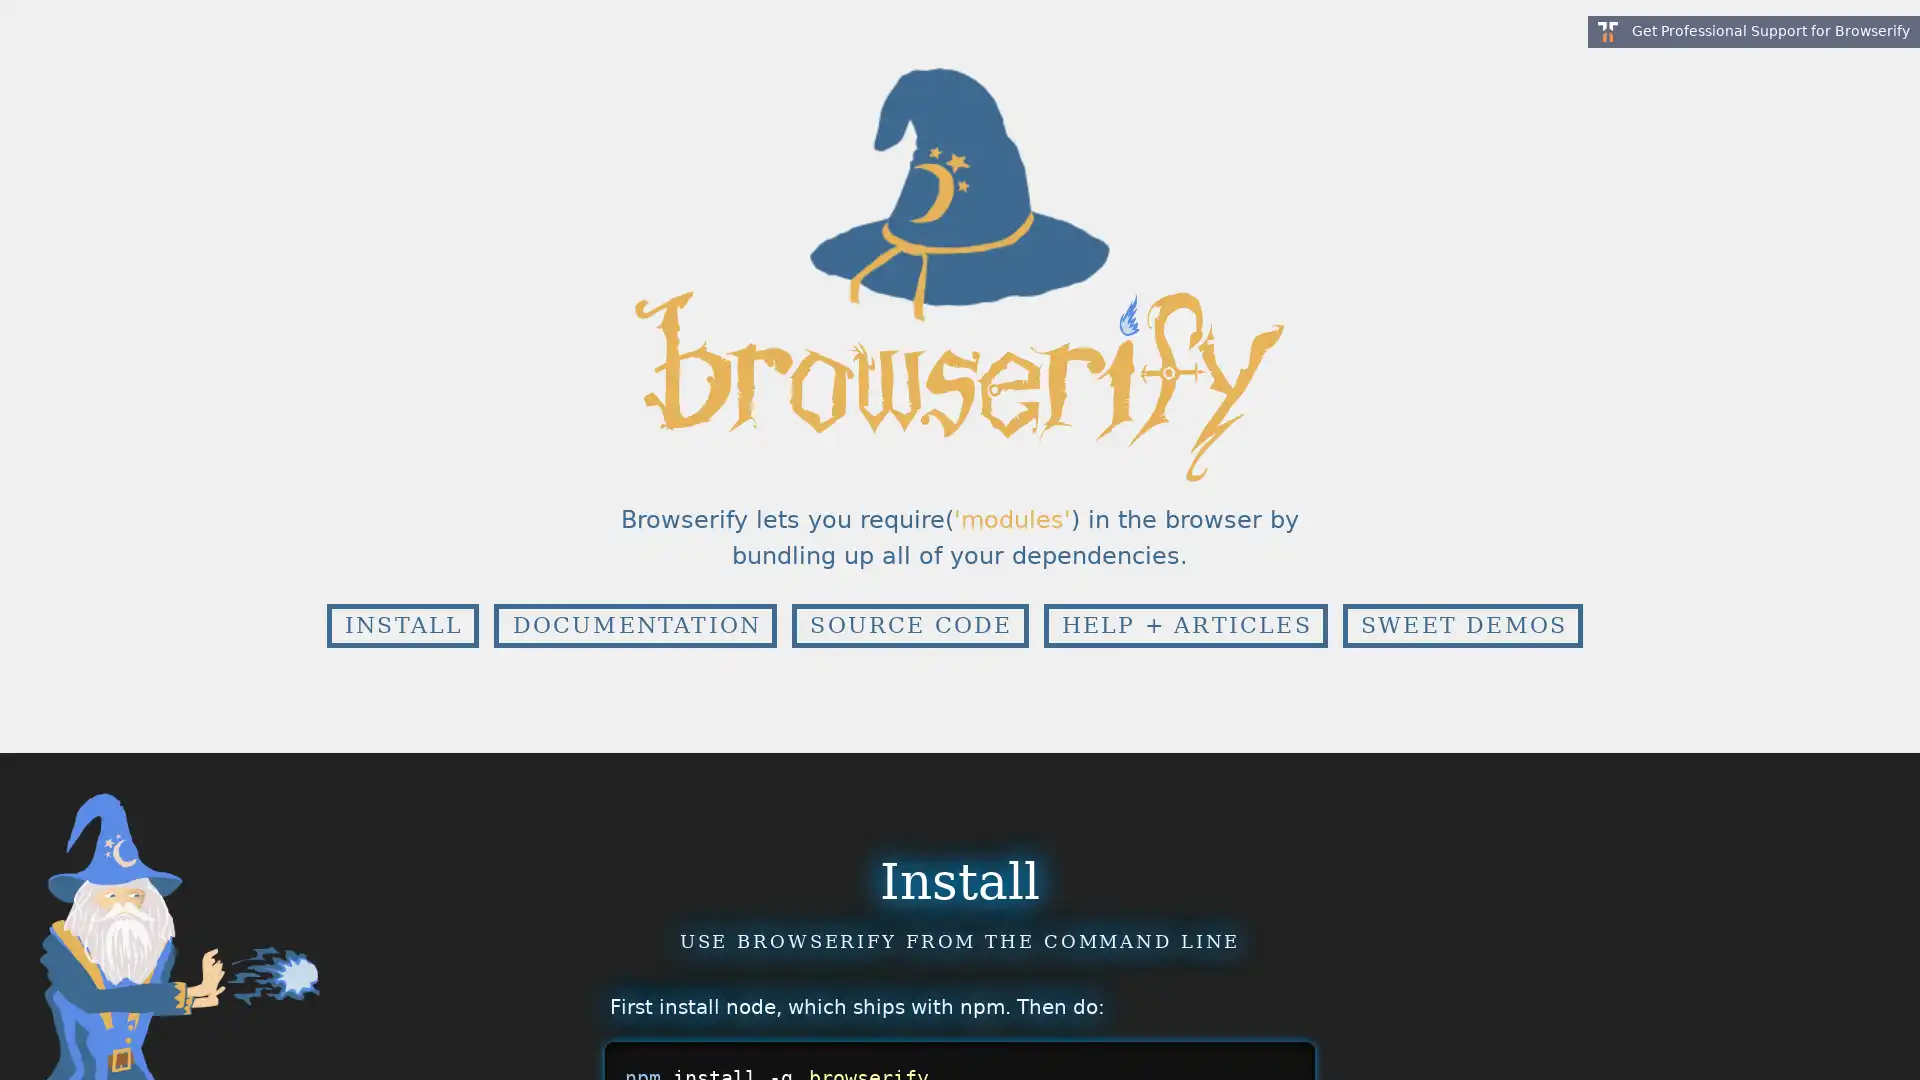 The height and width of the screenshot is (1080, 1920). Describe the element at coordinates (634, 624) in the screenshot. I see `DOCUMENTATION` at that location.